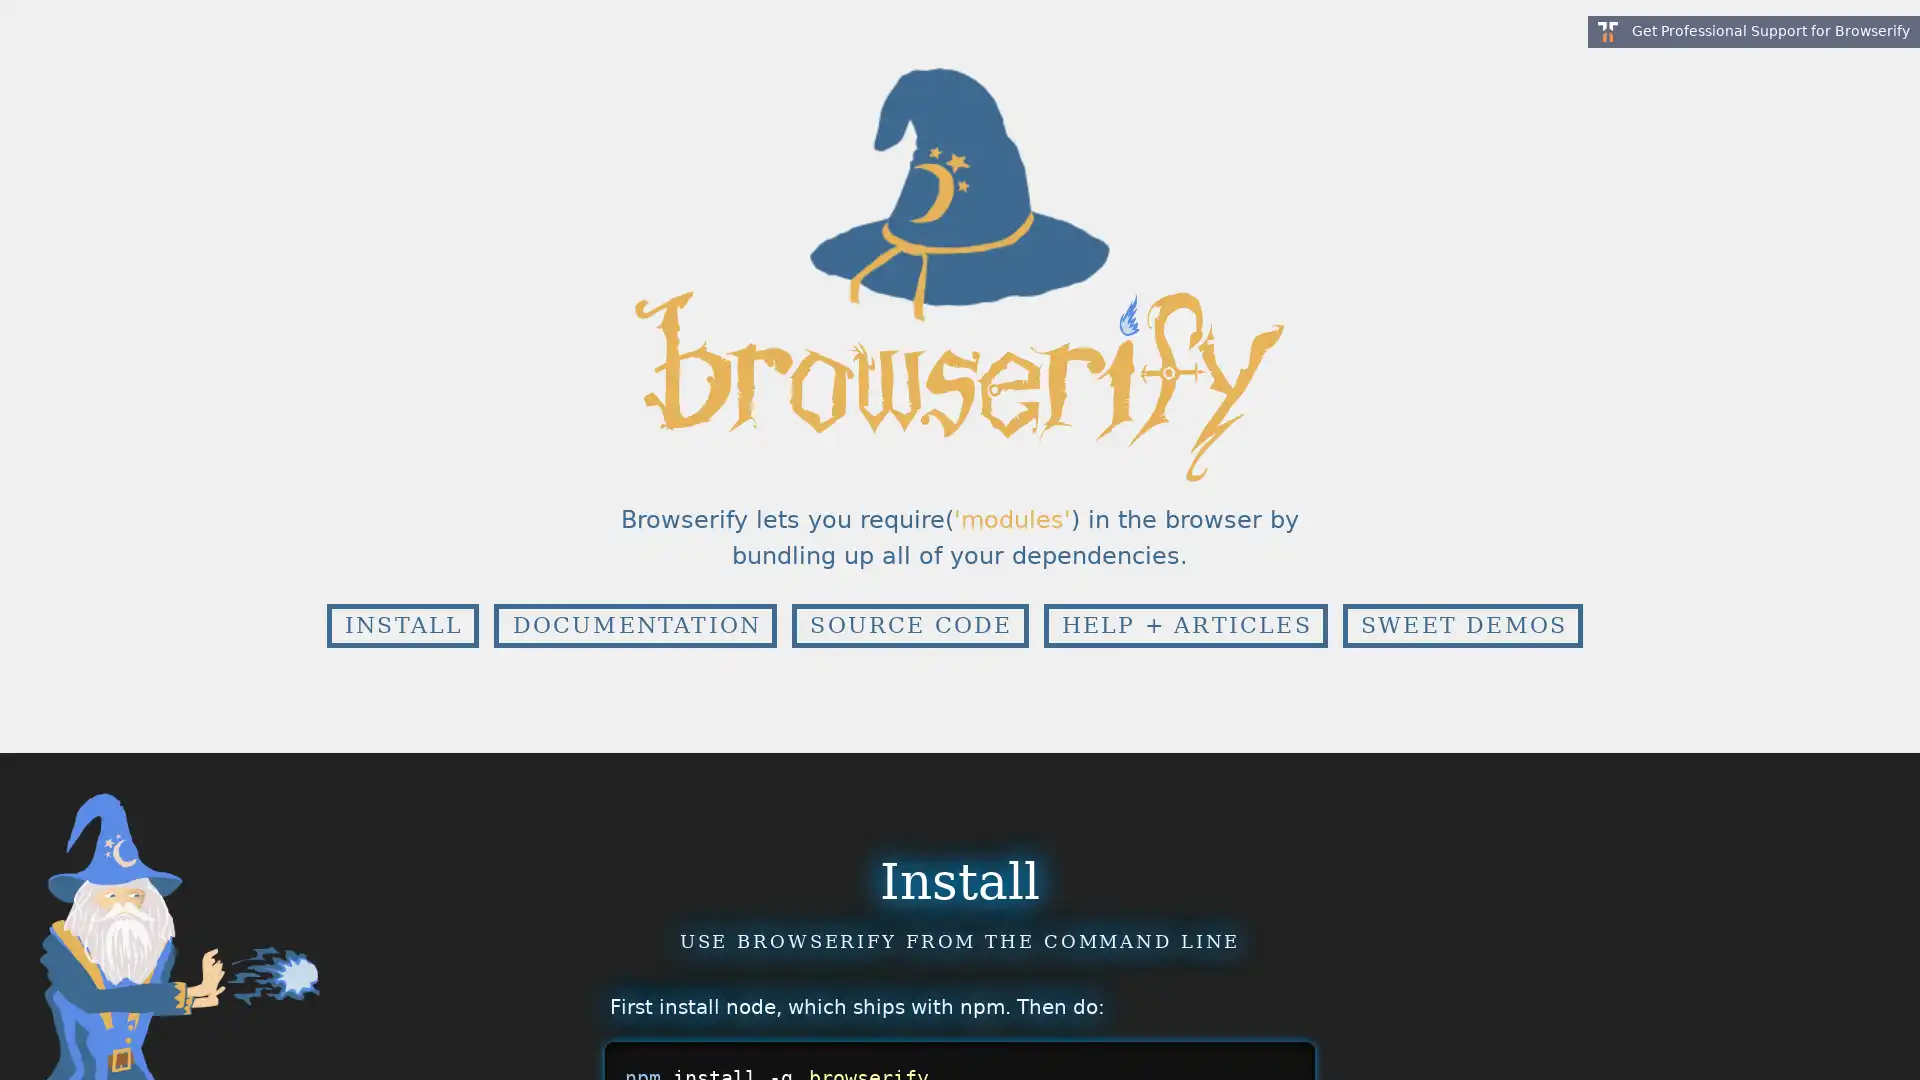 The height and width of the screenshot is (1080, 1920). Describe the element at coordinates (634, 624) in the screenshot. I see `DOCUMENTATION` at that location.